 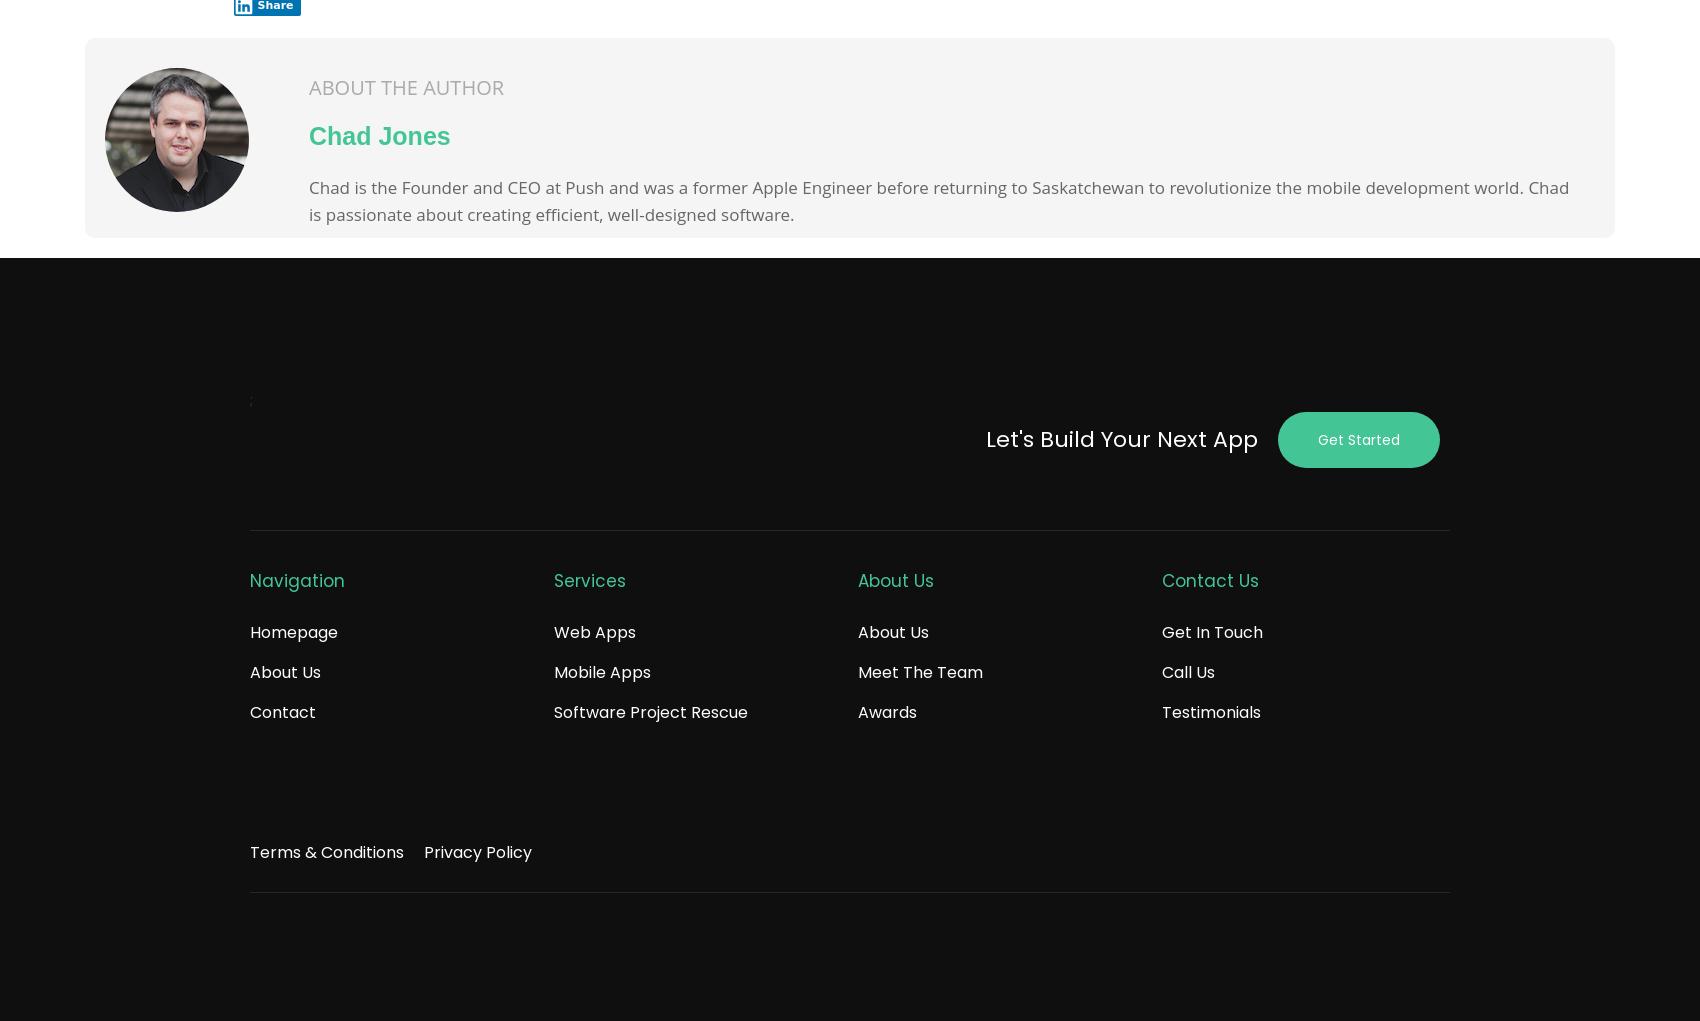 I want to click on 'Navigation', so click(x=297, y=579).